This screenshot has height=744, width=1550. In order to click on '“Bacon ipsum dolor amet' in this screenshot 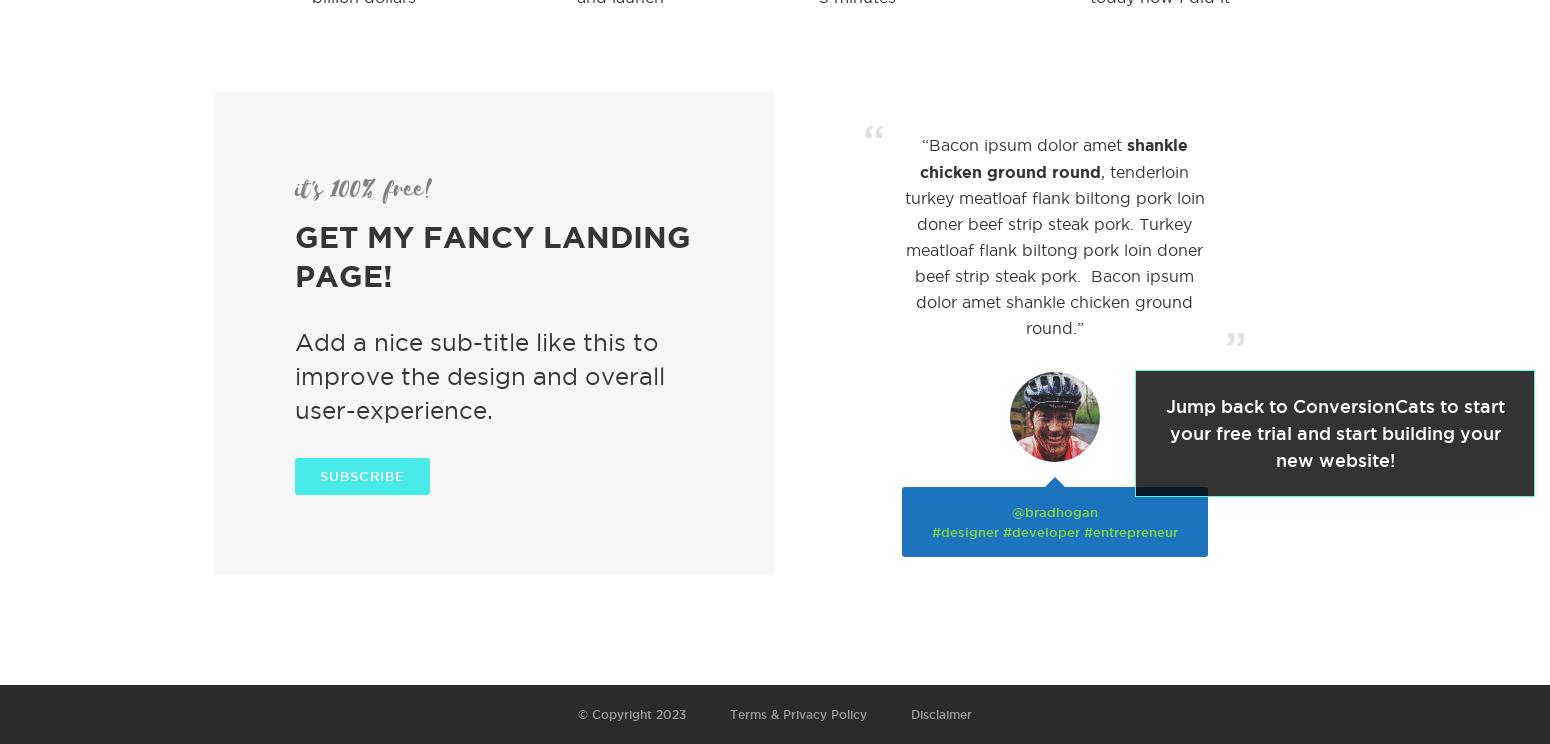, I will do `click(1023, 145)`.